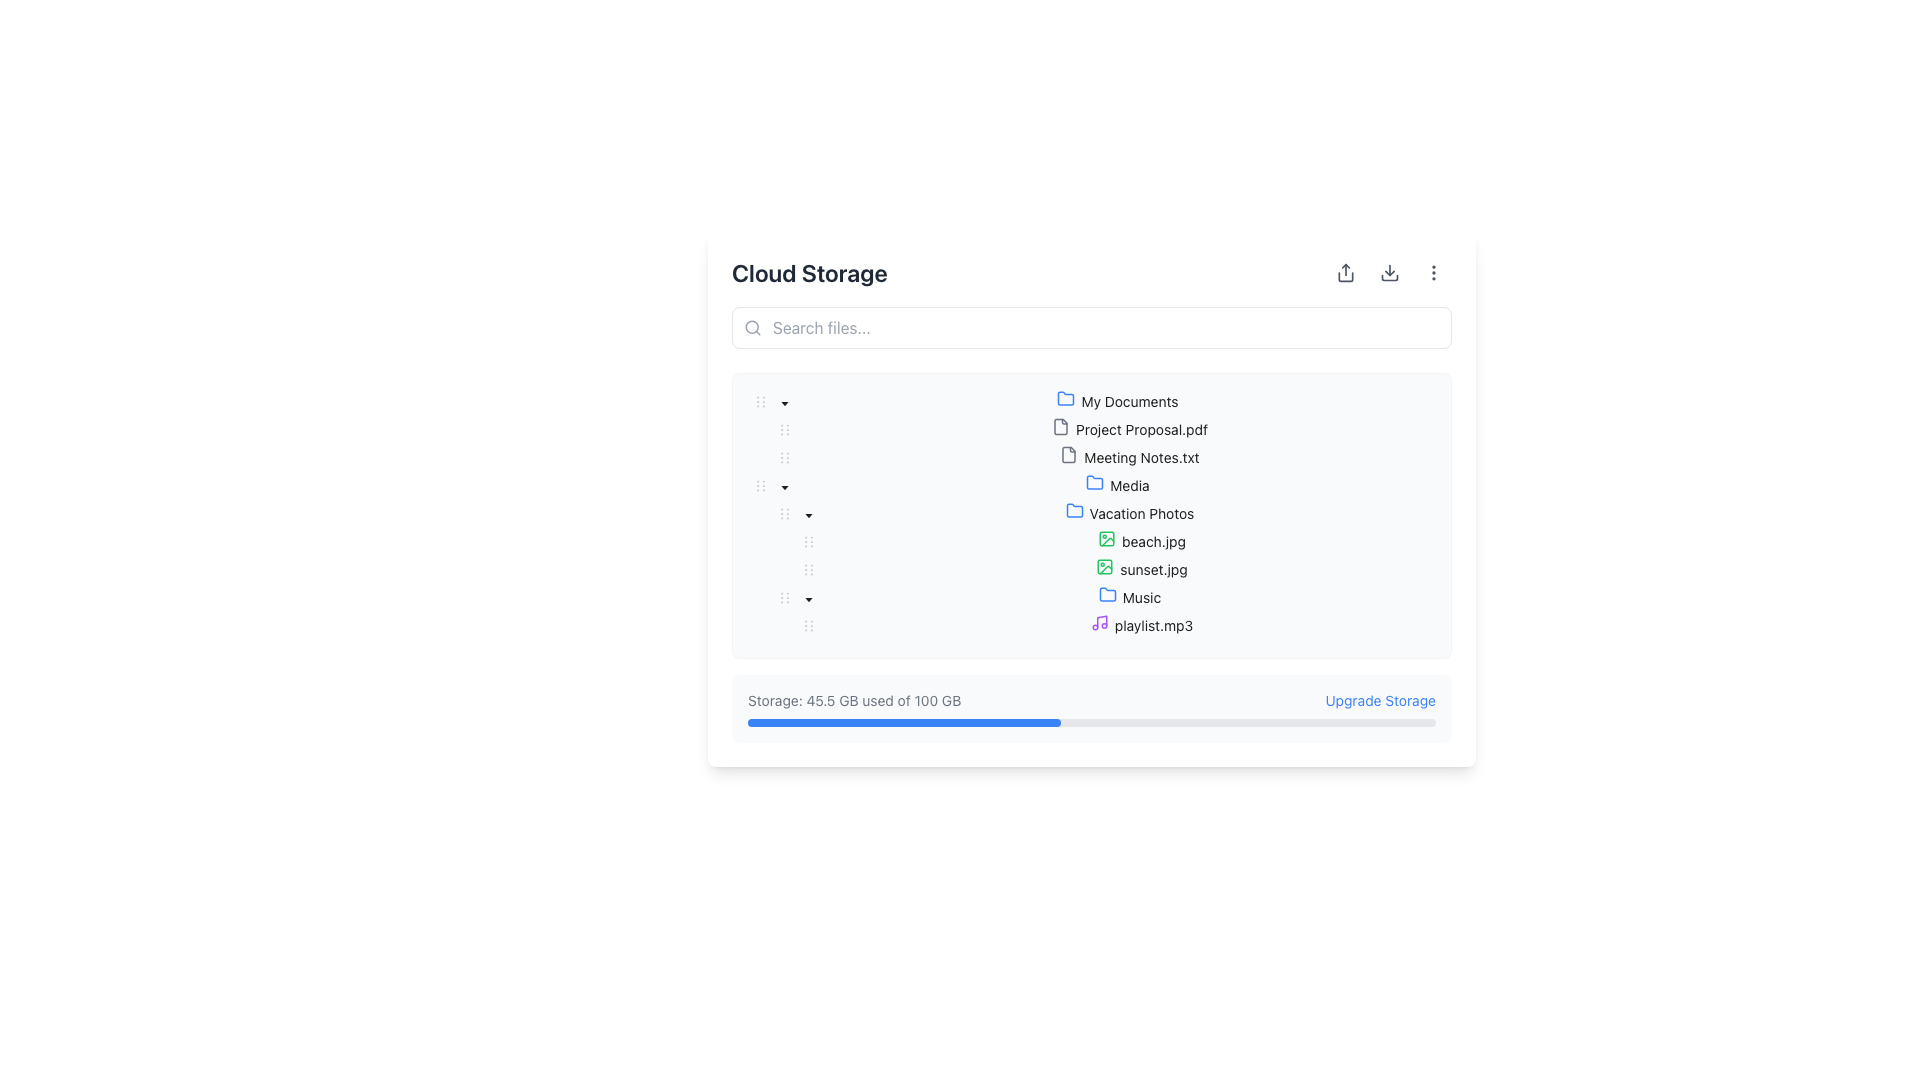 The width and height of the screenshot is (1920, 1080). I want to click on the representation of the 'Music' icon element, which visually denotes the content category 'Music' in the file tree, positioned near the 'playlist.mp3' file entry, so click(1101, 620).